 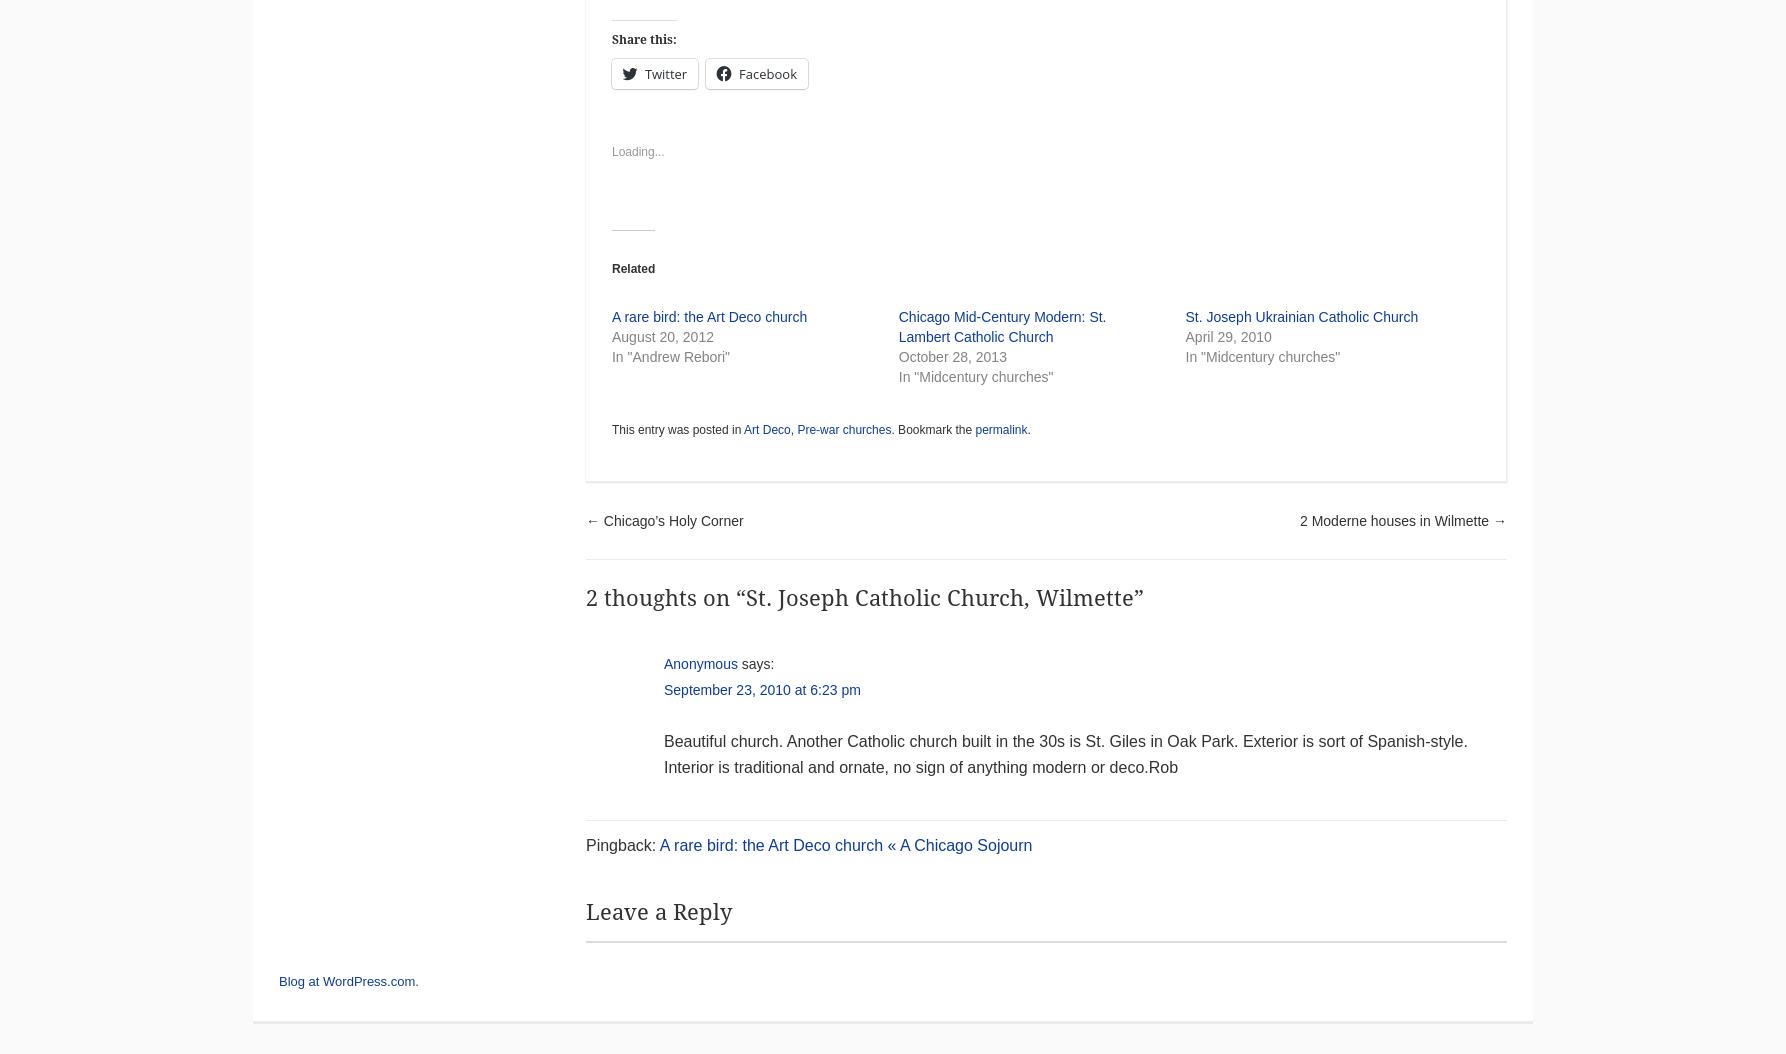 I want to click on 'Leave a Reply', so click(x=657, y=911).